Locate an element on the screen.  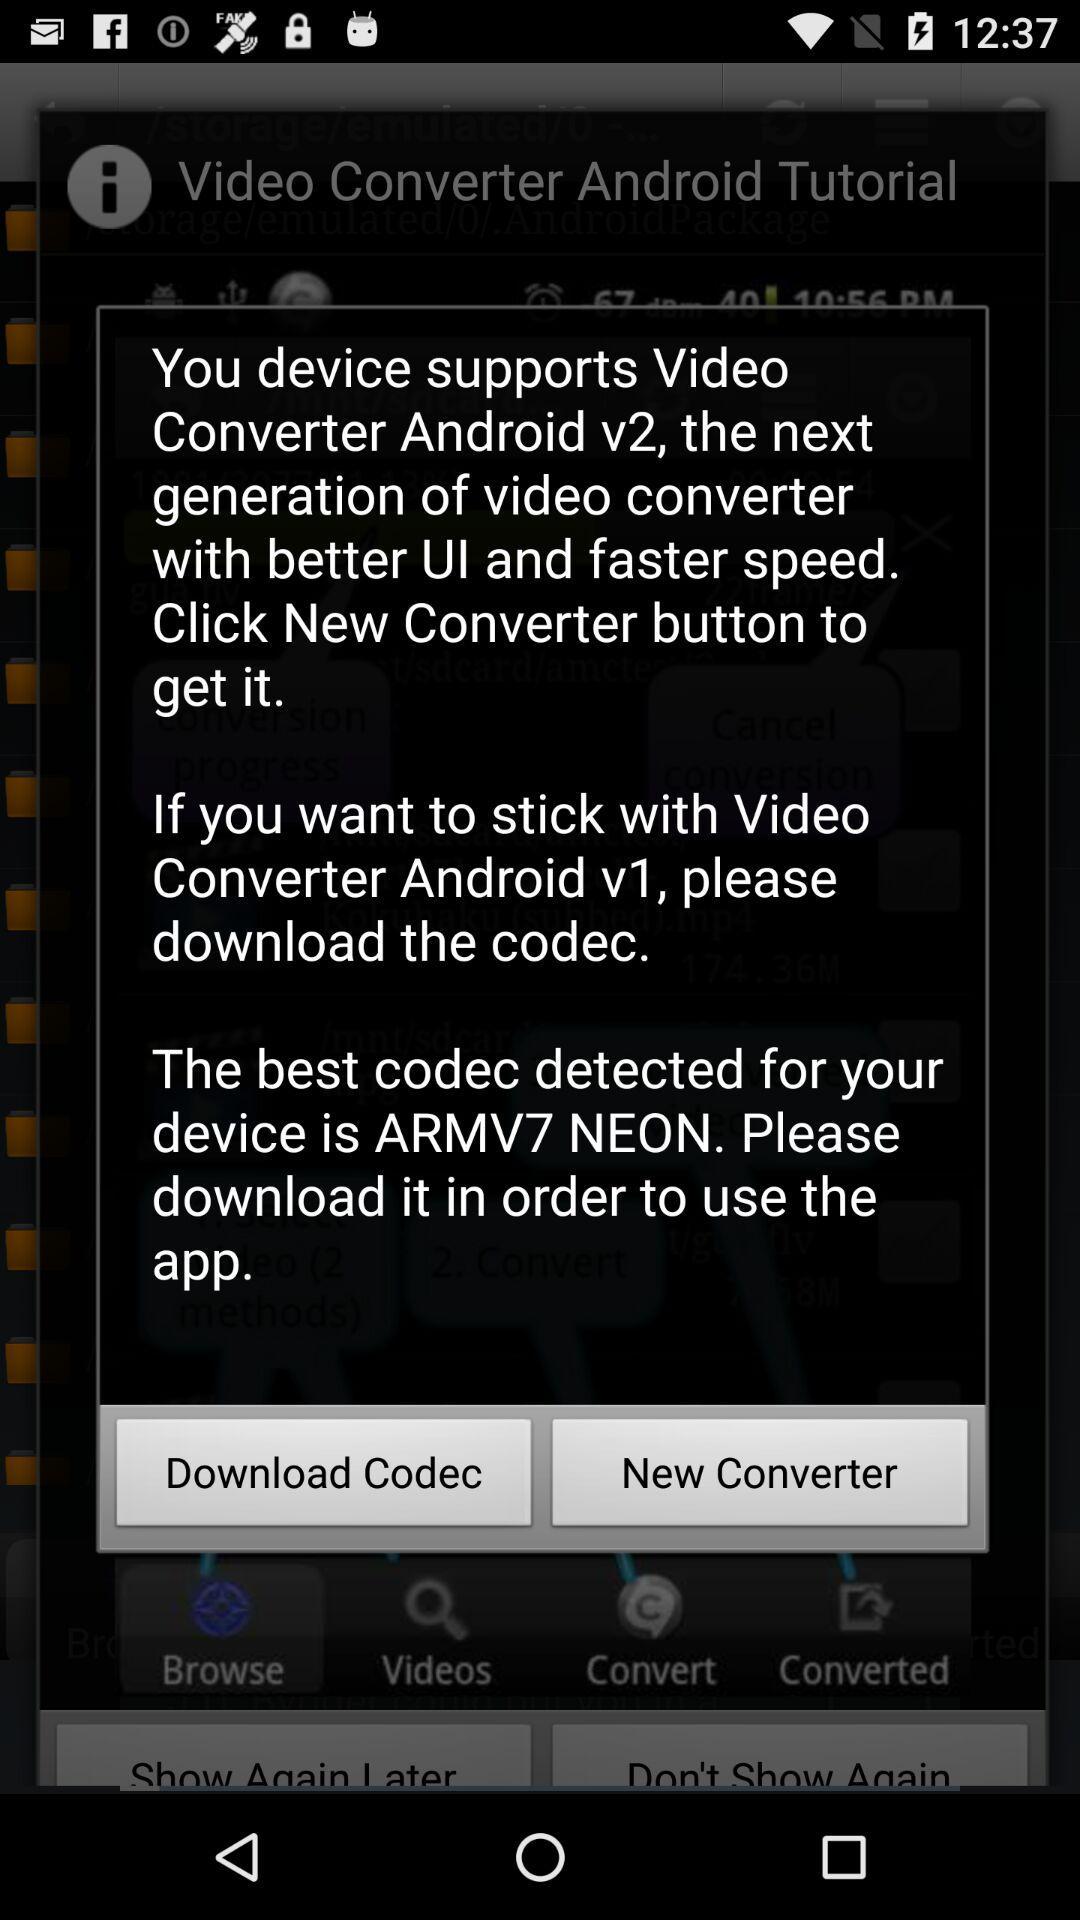
download codec item is located at coordinates (323, 1478).